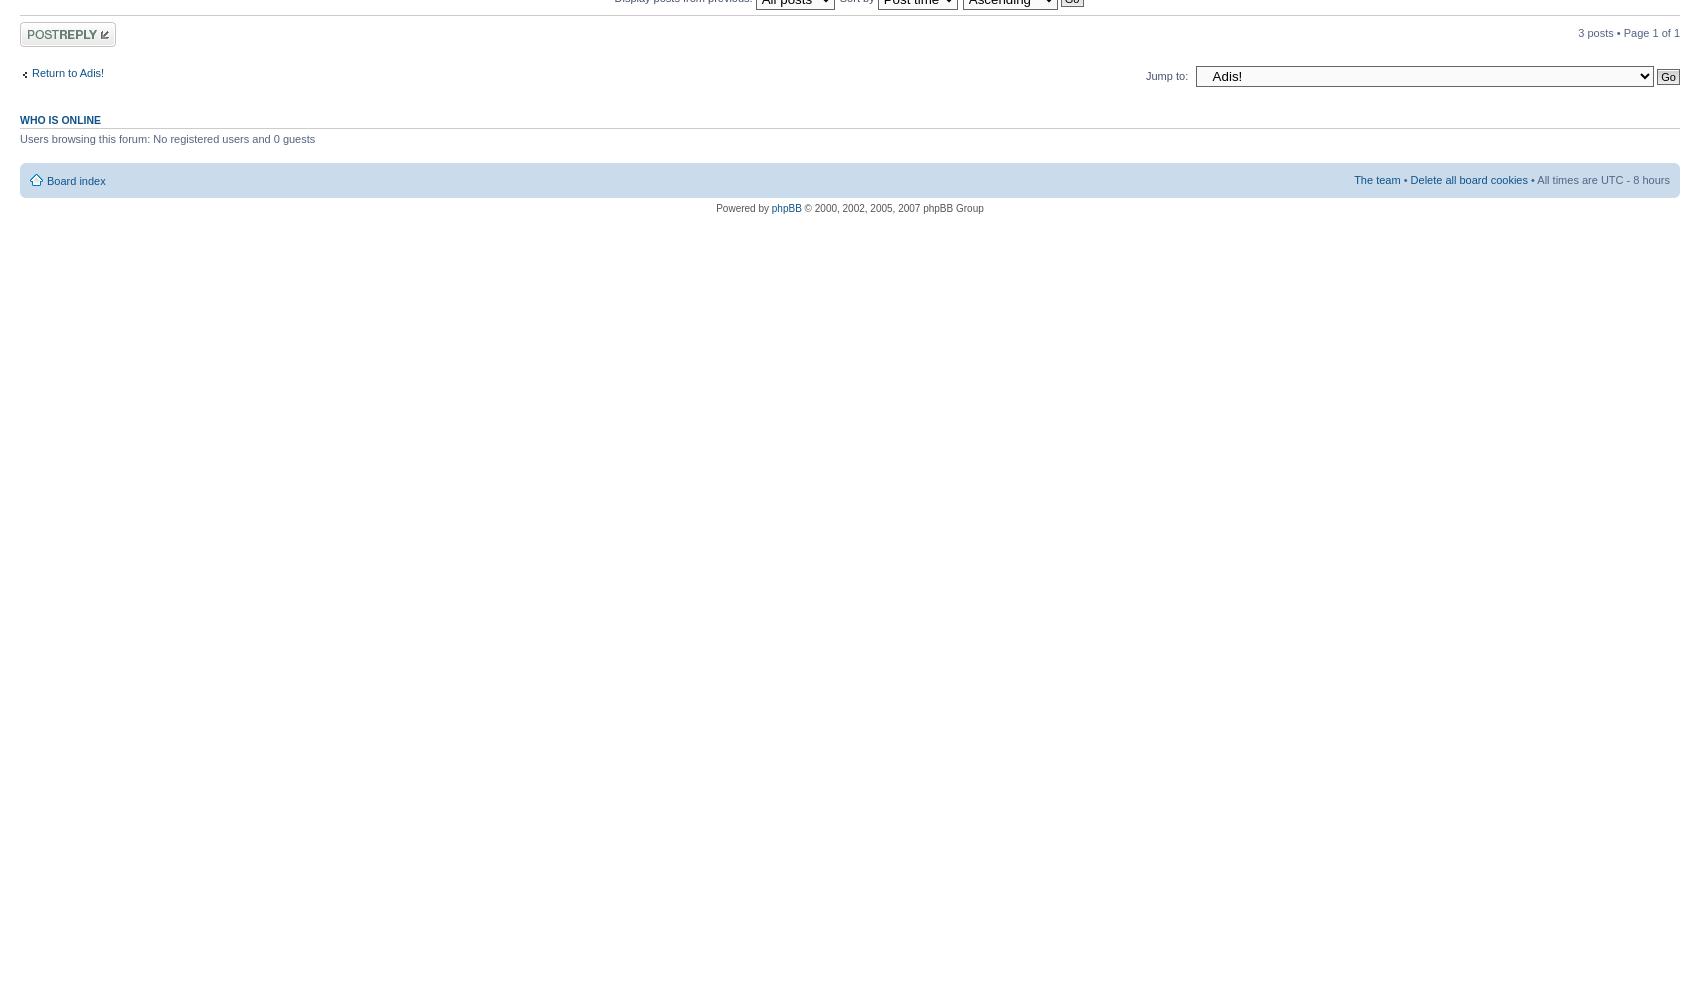 This screenshot has height=1000, width=1700. Describe the element at coordinates (1597, 179) in the screenshot. I see `'• All times are UTC - 8 hours'` at that location.